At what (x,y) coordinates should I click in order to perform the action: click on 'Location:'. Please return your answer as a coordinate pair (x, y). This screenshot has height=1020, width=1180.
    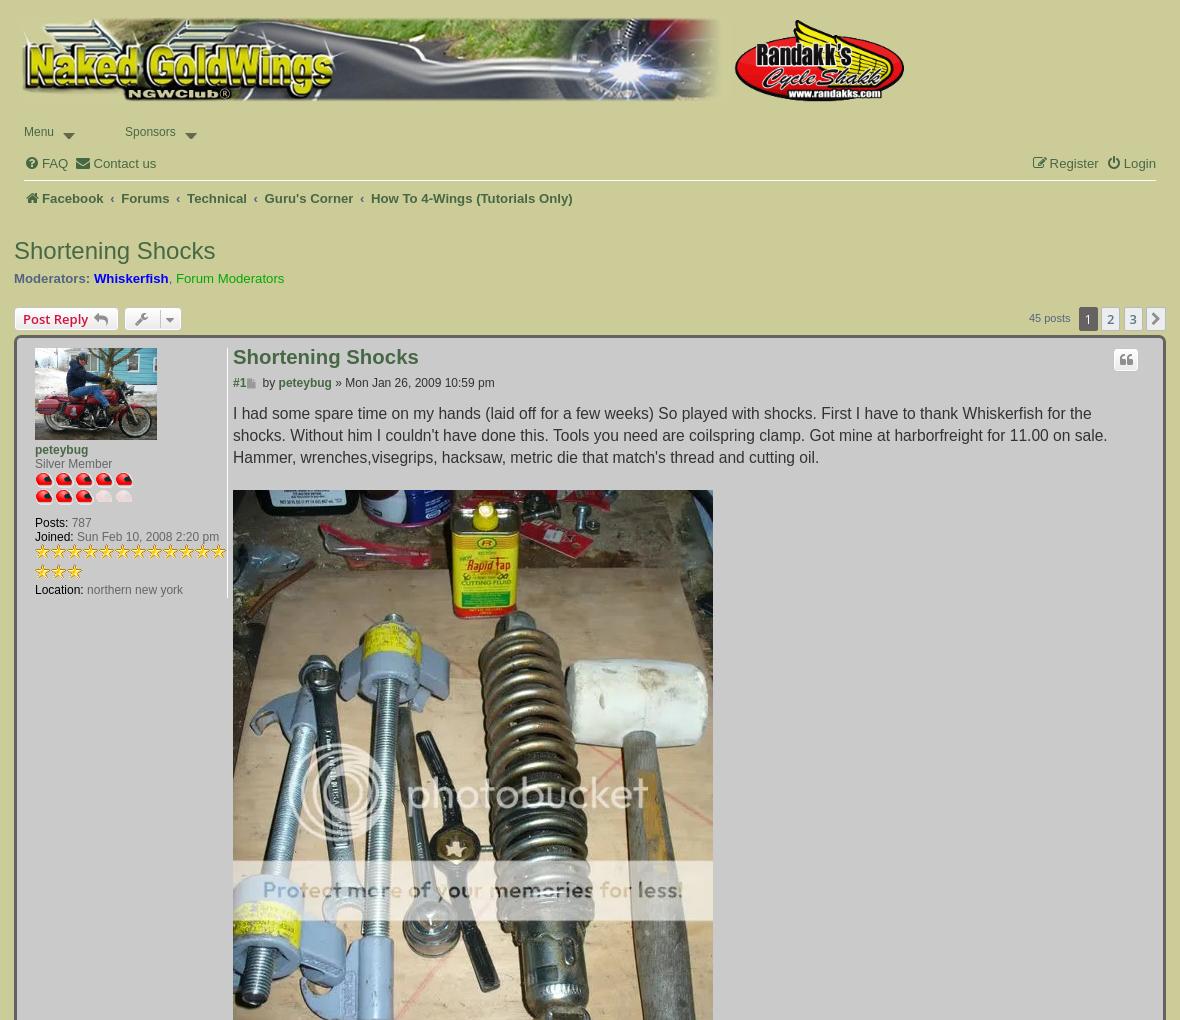
    Looking at the image, I should click on (58, 589).